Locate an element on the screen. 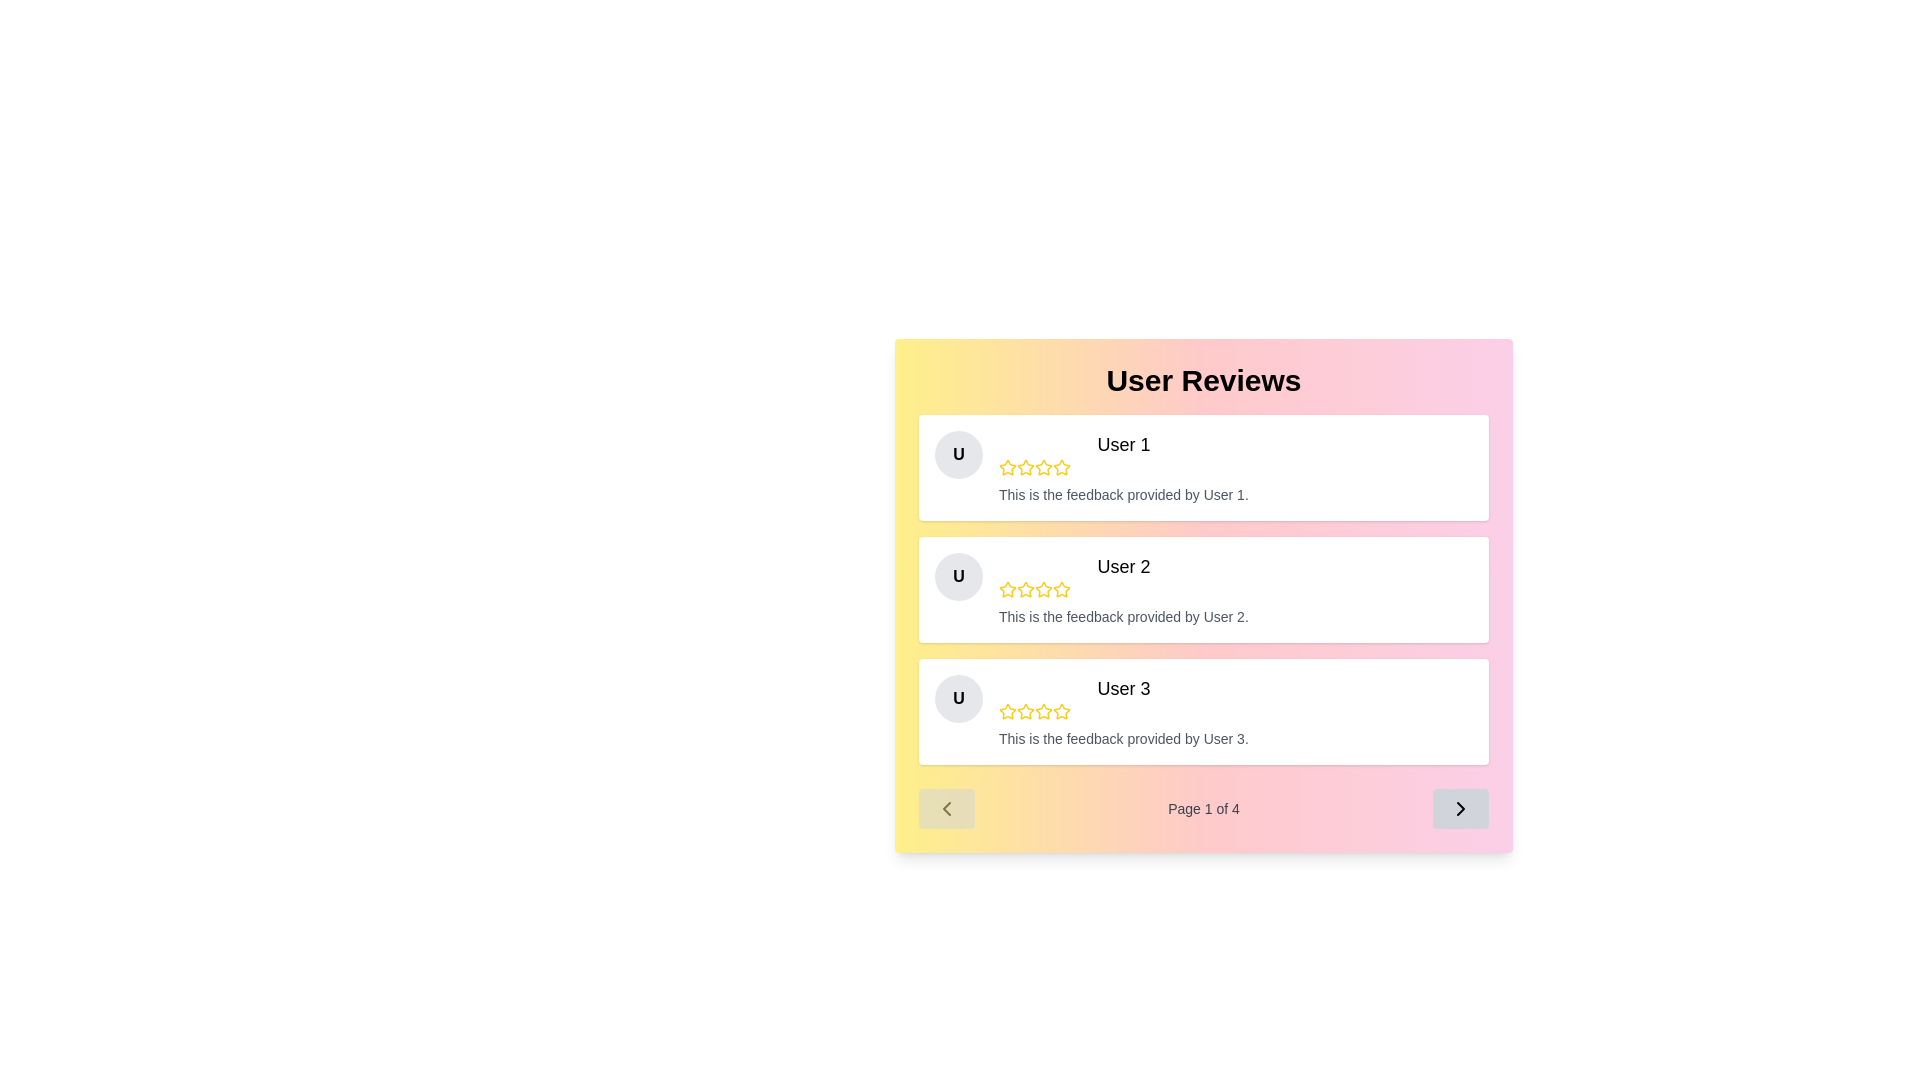  the 'User 2' text label, which is styled in large font and serves as the headline for the second user review card is located at coordinates (1123, 567).